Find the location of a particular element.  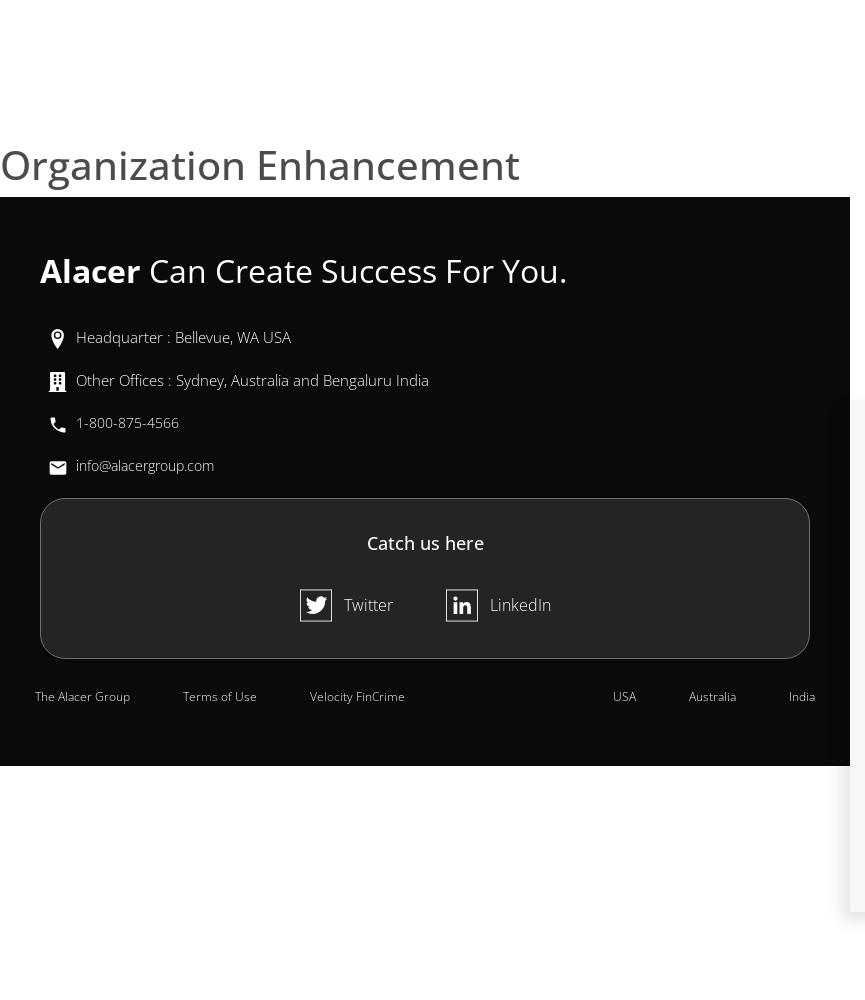

'Velocity FinCrime' is located at coordinates (357, 694).